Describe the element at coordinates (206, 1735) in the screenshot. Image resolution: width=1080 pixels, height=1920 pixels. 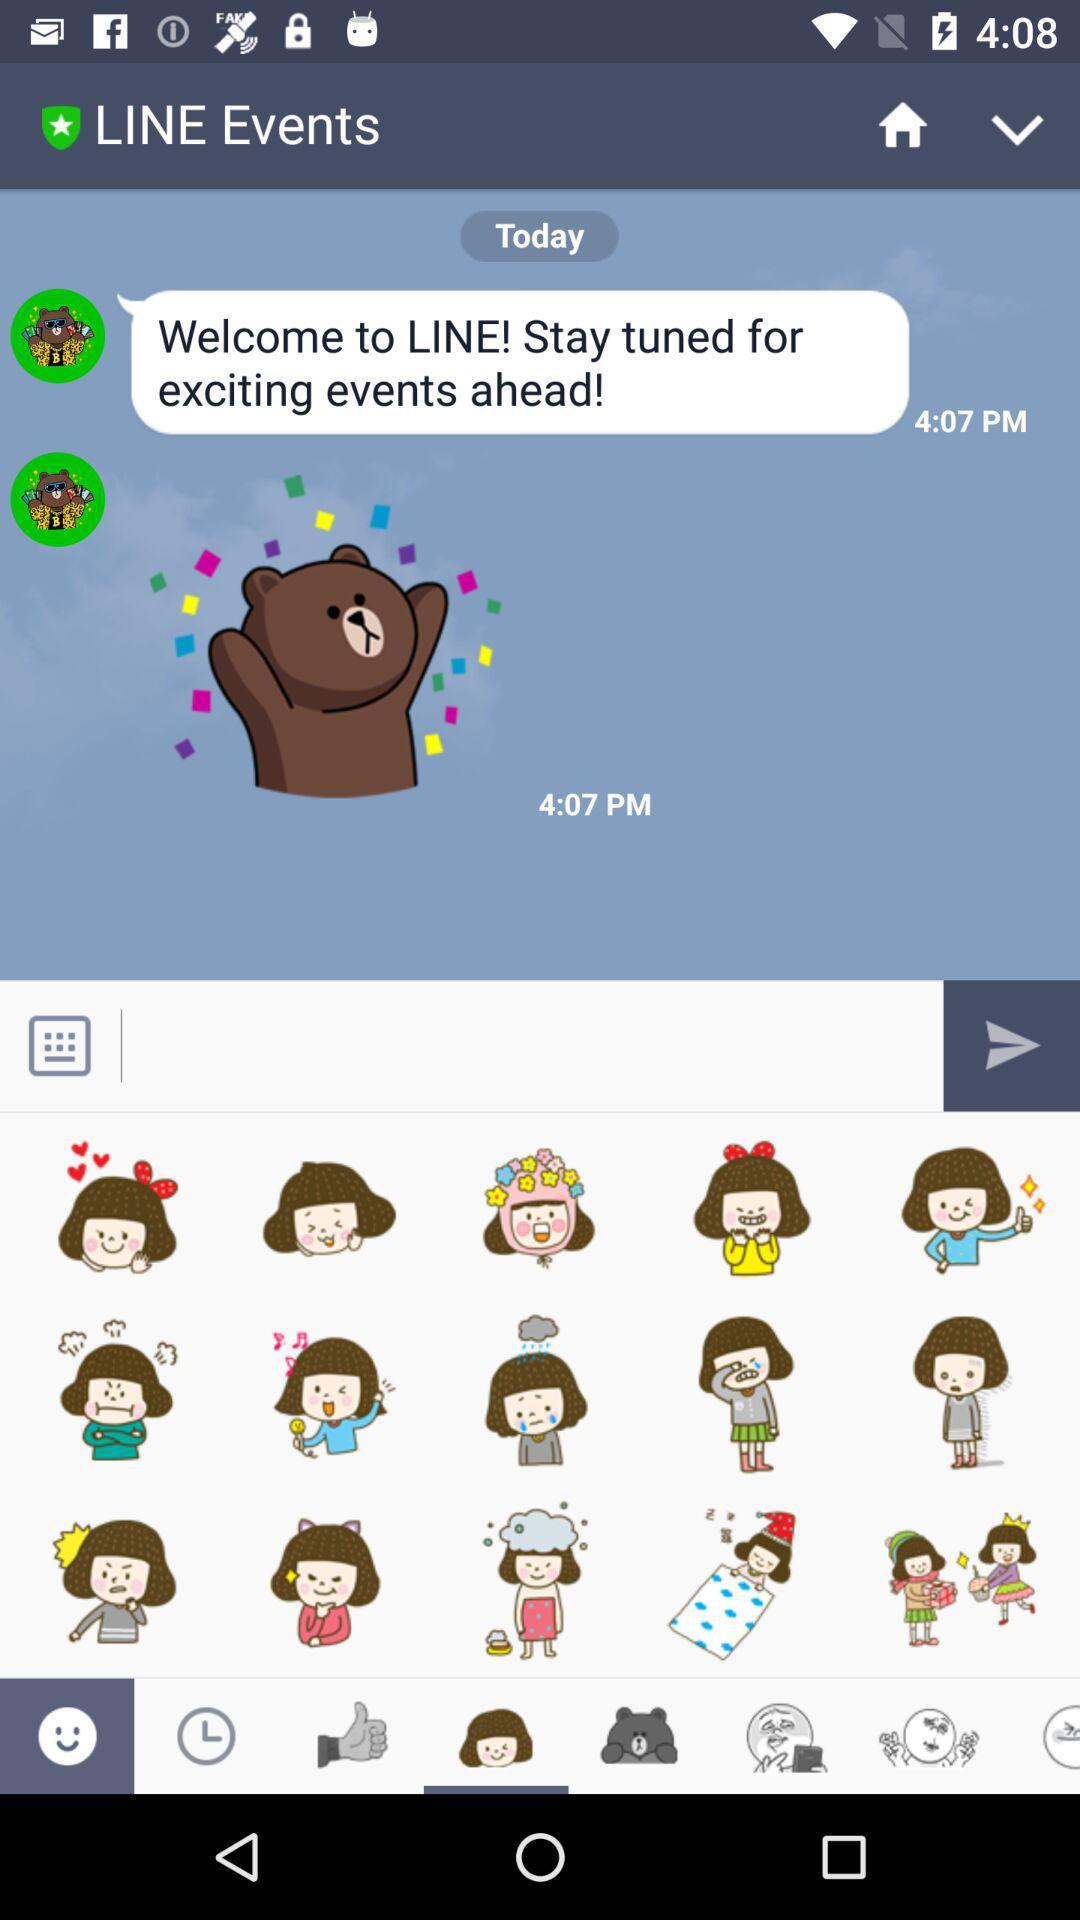
I see `the time icon` at that location.